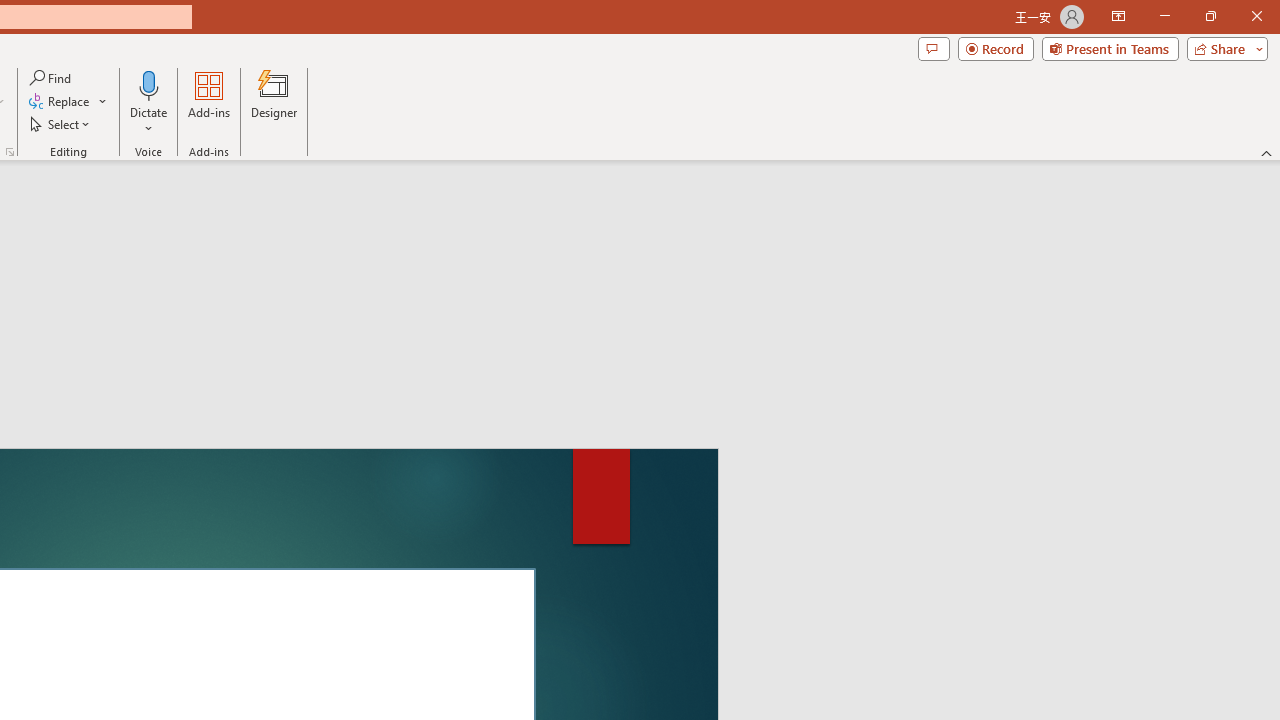 The height and width of the screenshot is (720, 1280). What do you see at coordinates (51, 77) in the screenshot?
I see `'Find...'` at bounding box center [51, 77].